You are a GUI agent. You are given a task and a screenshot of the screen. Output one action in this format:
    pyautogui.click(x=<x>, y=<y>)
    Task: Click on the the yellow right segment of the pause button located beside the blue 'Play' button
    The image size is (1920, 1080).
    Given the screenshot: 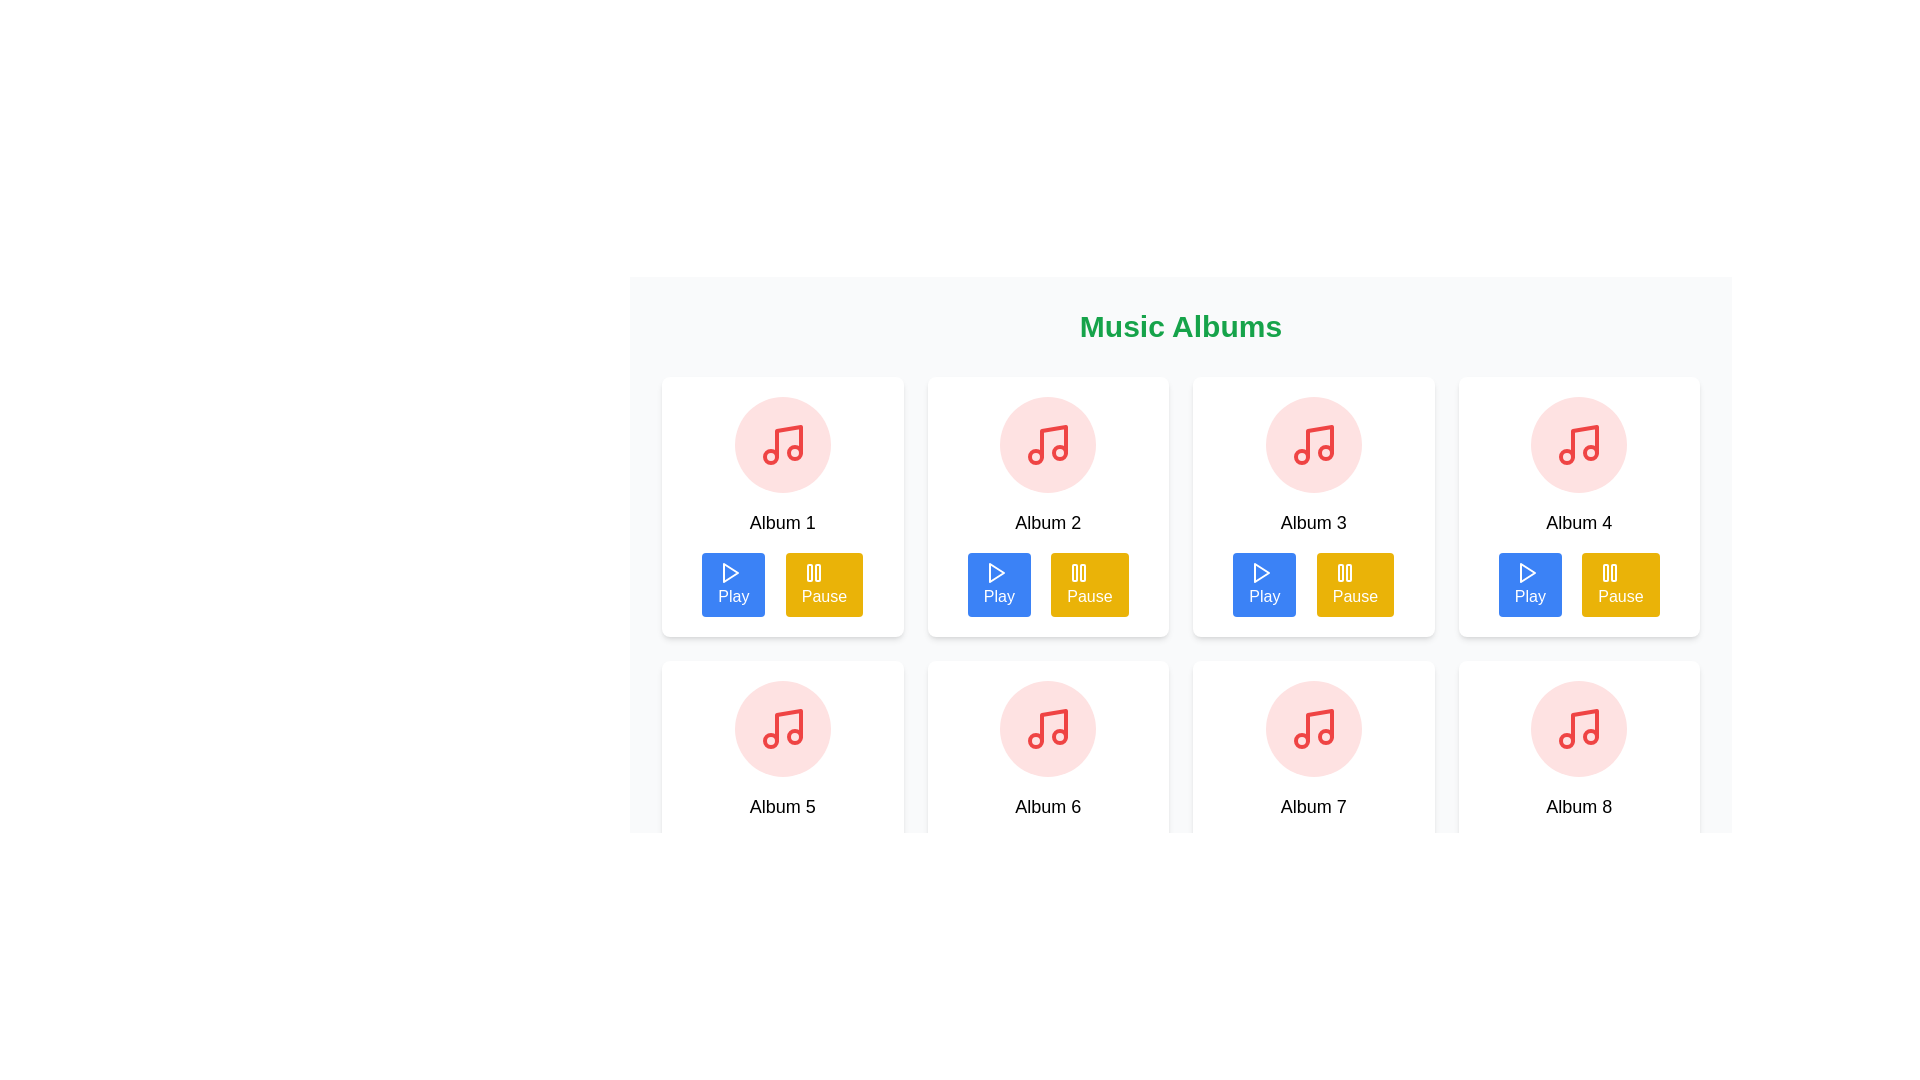 What is the action you would take?
    pyautogui.click(x=817, y=573)
    